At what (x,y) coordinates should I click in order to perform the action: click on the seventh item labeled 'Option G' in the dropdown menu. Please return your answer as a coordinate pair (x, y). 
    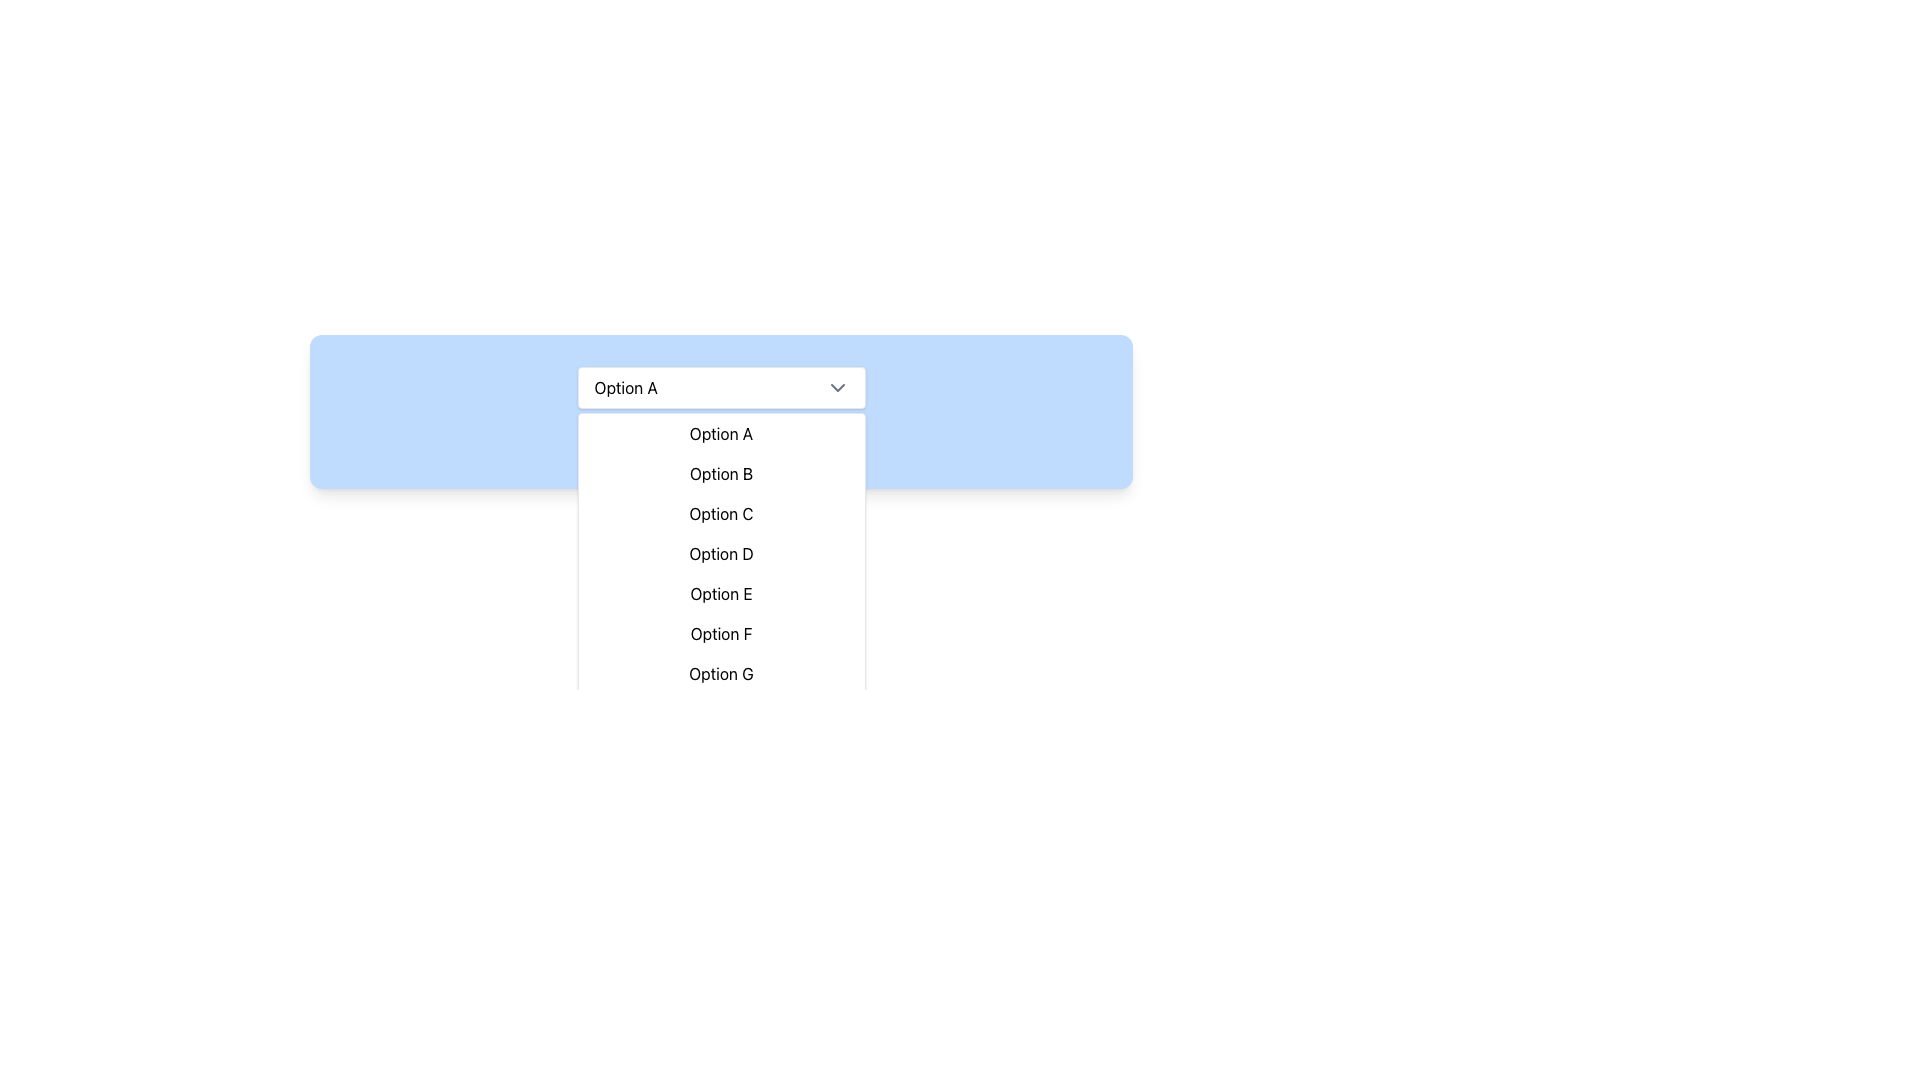
    Looking at the image, I should click on (720, 674).